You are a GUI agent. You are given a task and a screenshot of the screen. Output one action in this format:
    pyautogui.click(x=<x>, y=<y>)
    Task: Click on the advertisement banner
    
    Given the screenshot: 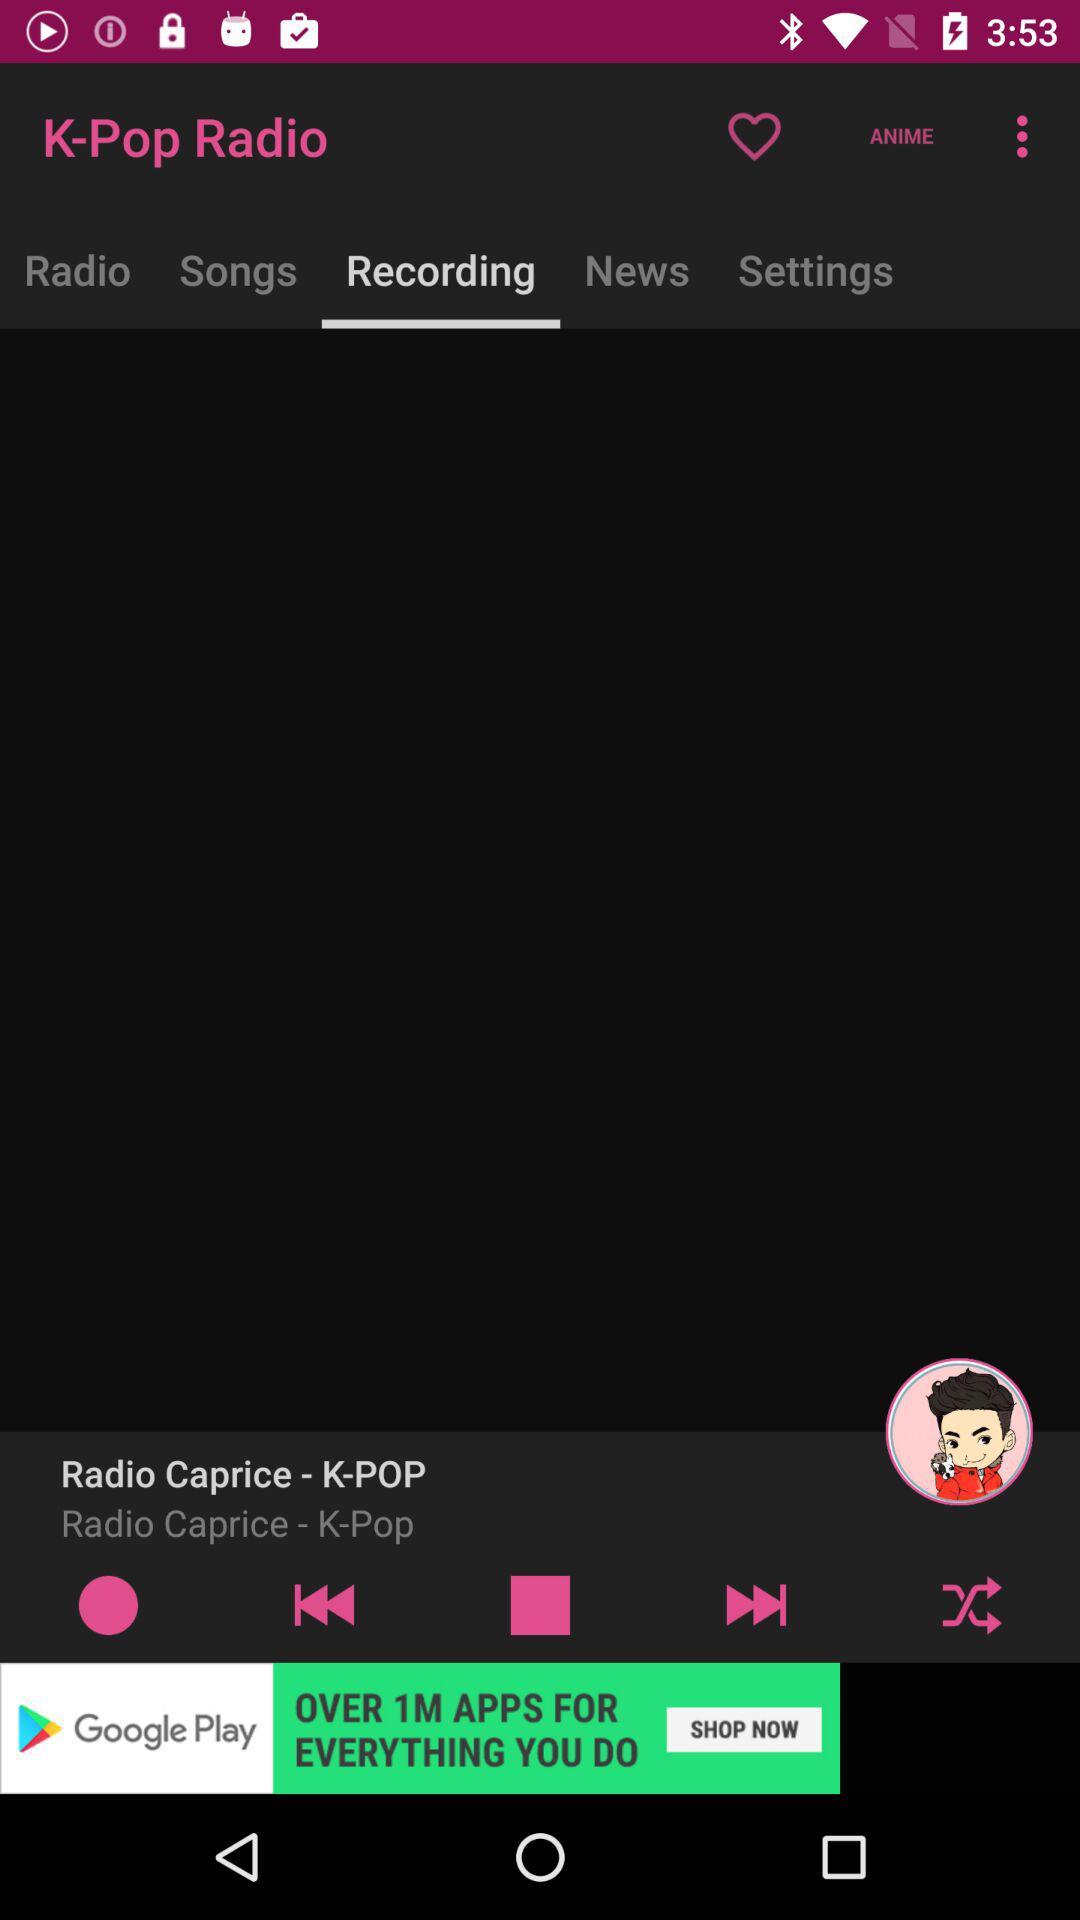 What is the action you would take?
    pyautogui.click(x=540, y=1727)
    